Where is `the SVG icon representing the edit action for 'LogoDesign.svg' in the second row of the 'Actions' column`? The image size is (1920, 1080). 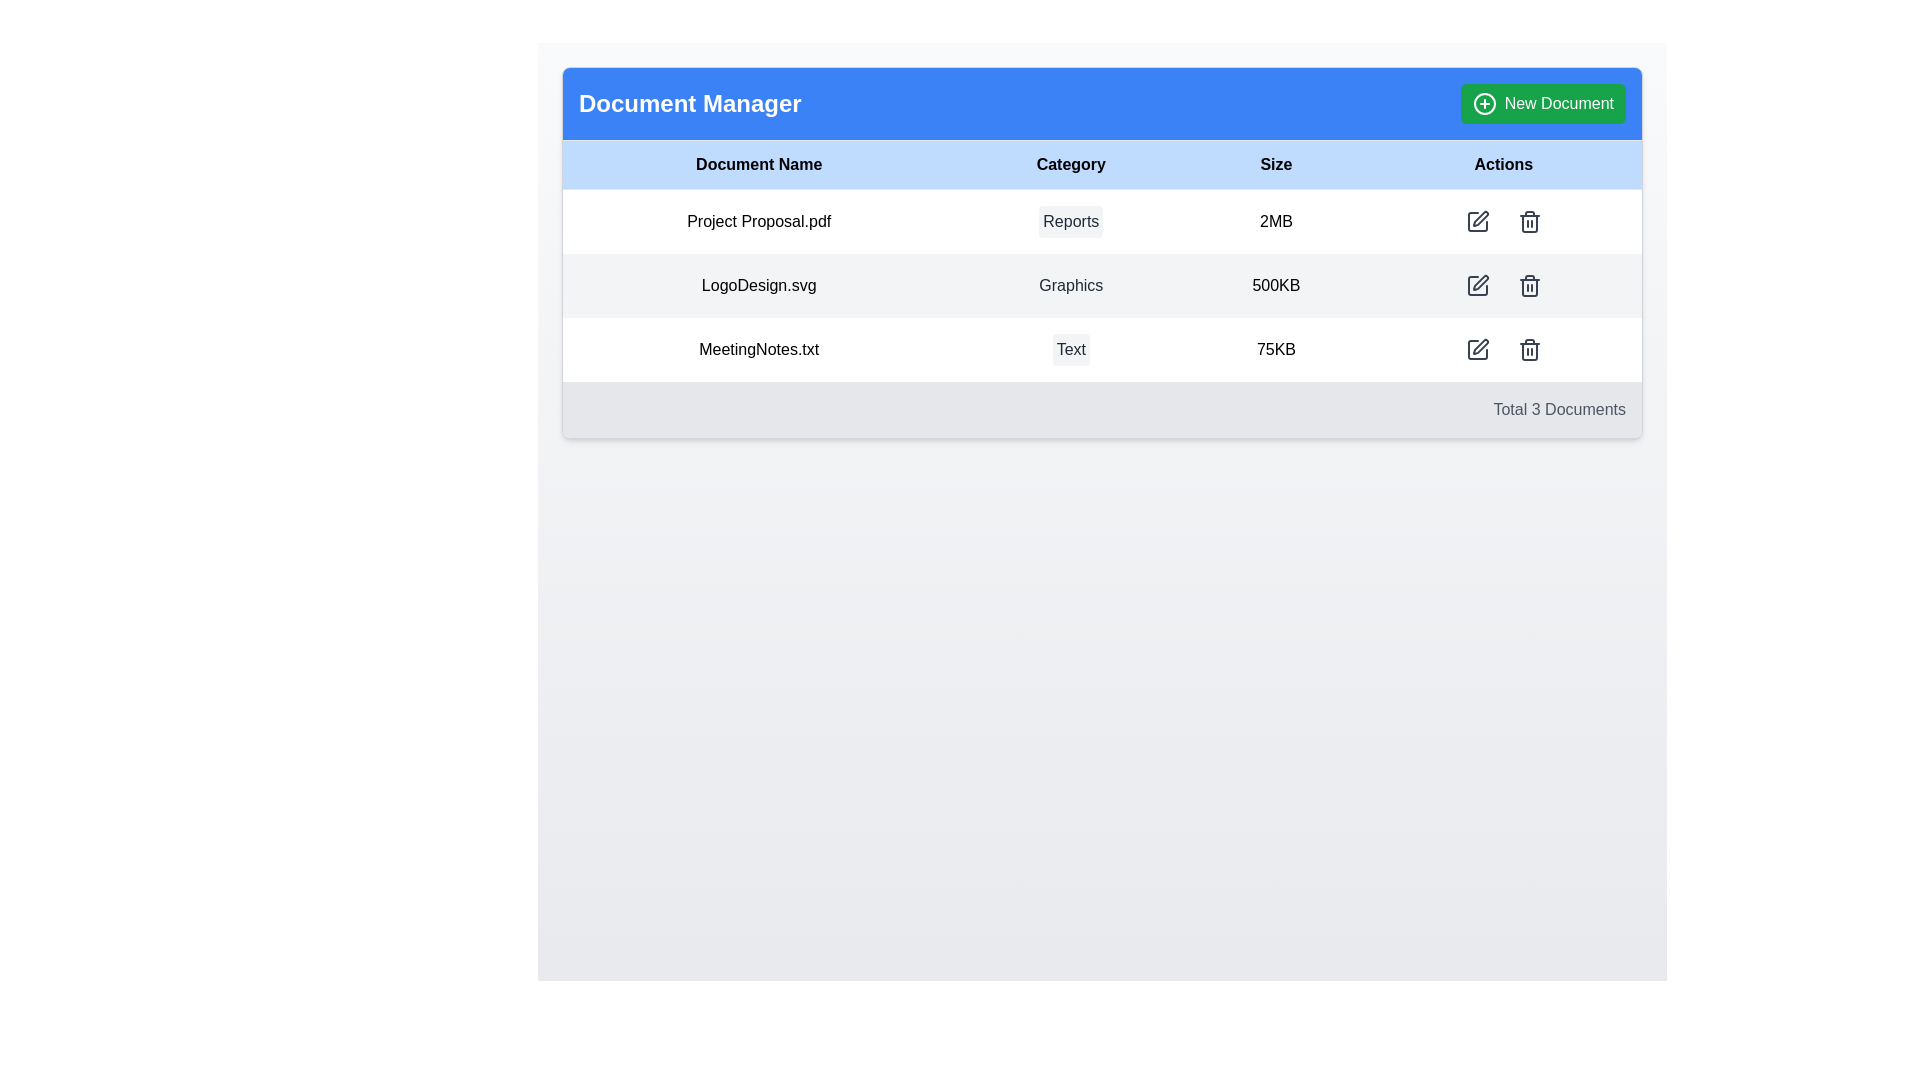 the SVG icon representing the edit action for 'LogoDesign.svg' in the second row of the 'Actions' column is located at coordinates (1477, 285).